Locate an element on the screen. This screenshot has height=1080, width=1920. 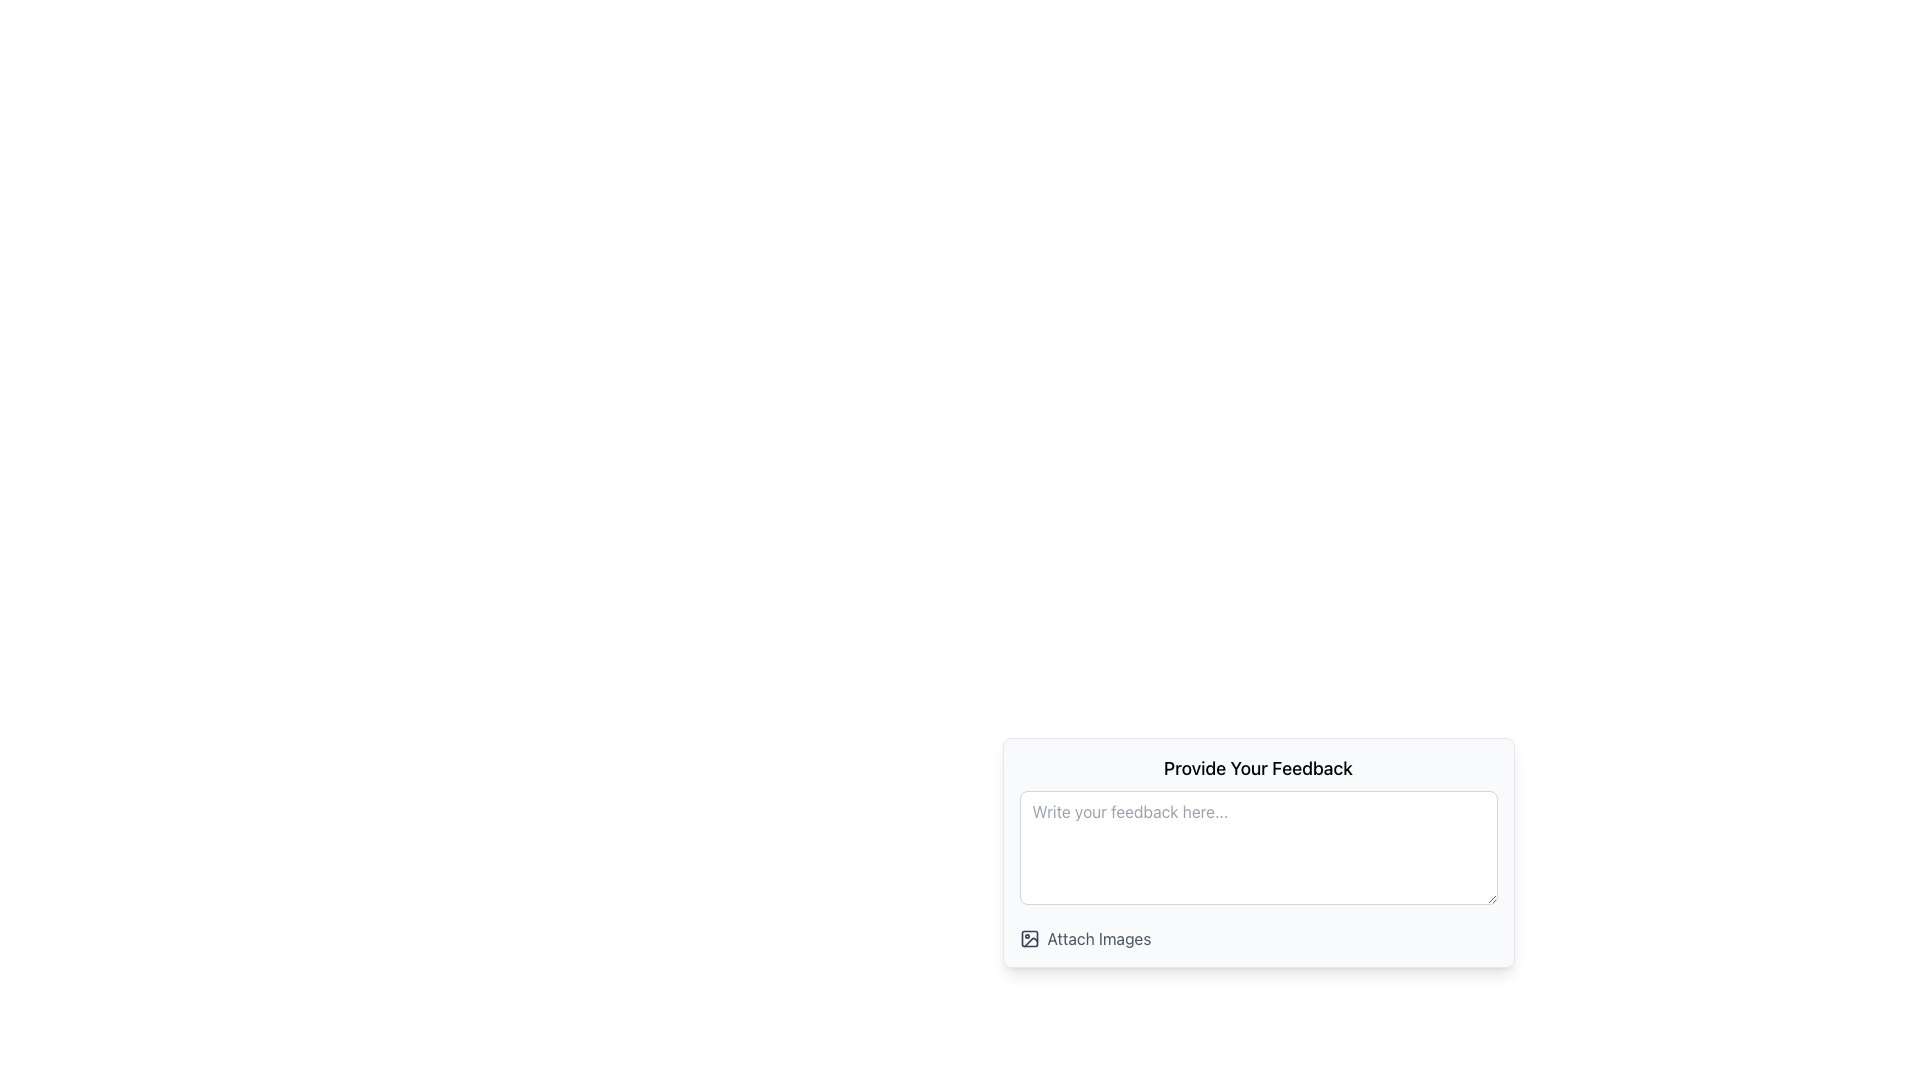
the Static Text Label displaying 'Attach Images' in a smaller, gray font style, located to the right of an image icon within the feedback submission component is located at coordinates (1098, 938).